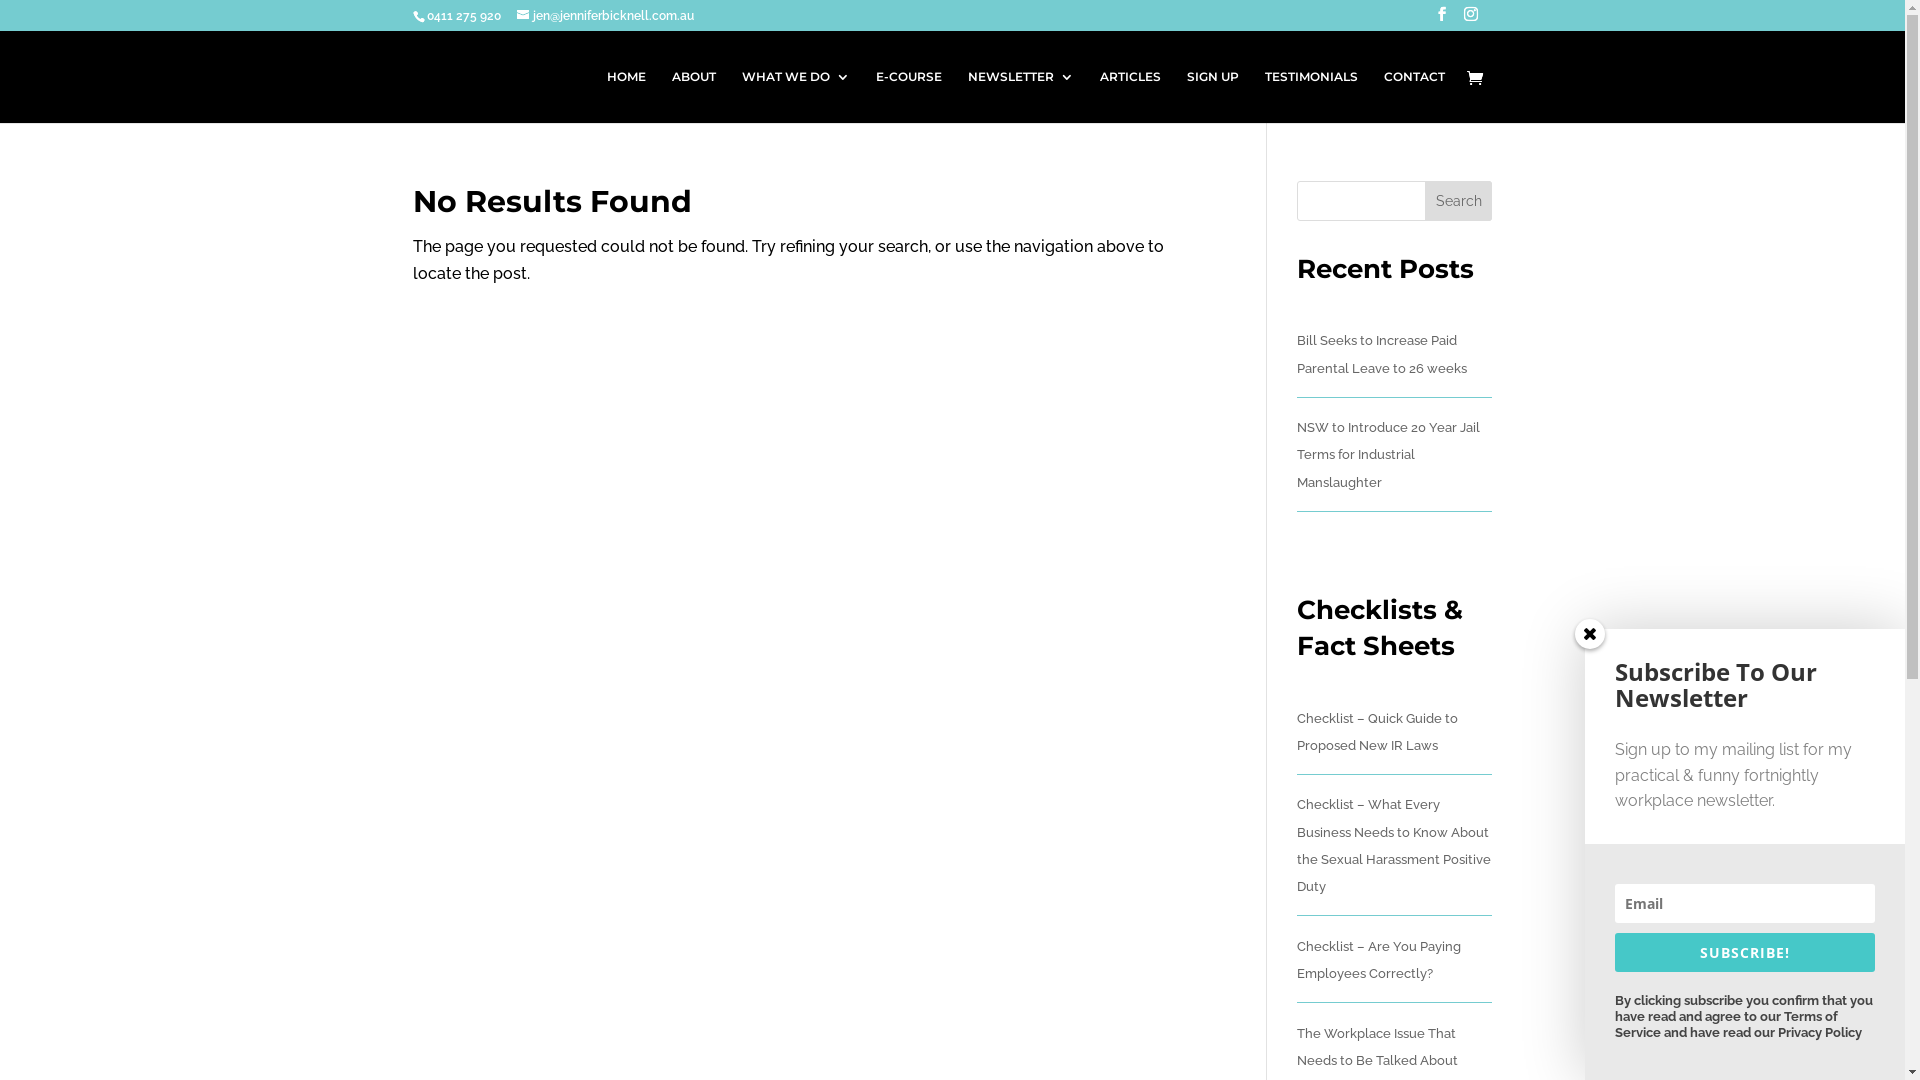 This screenshot has height=1080, width=1920. I want to click on 'HOME', so click(624, 96).